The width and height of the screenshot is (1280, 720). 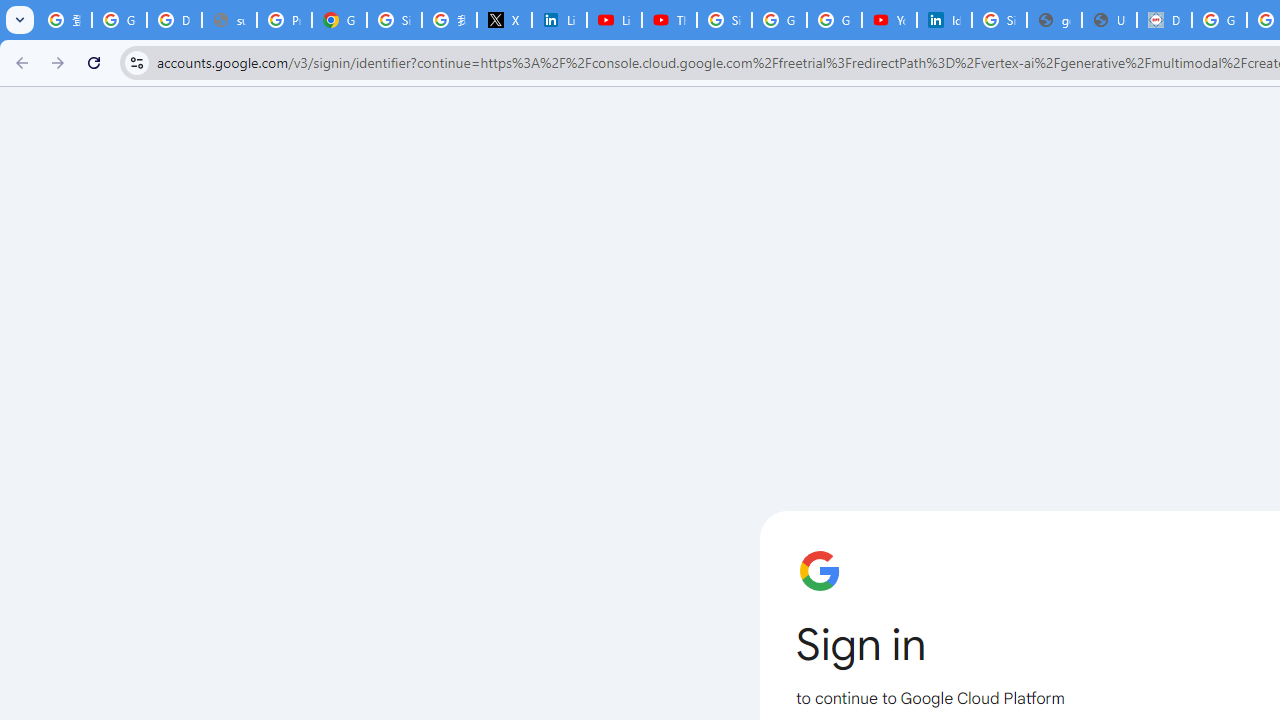 What do you see at coordinates (560, 20) in the screenshot?
I see `'LinkedIn Privacy Policy'` at bounding box center [560, 20].